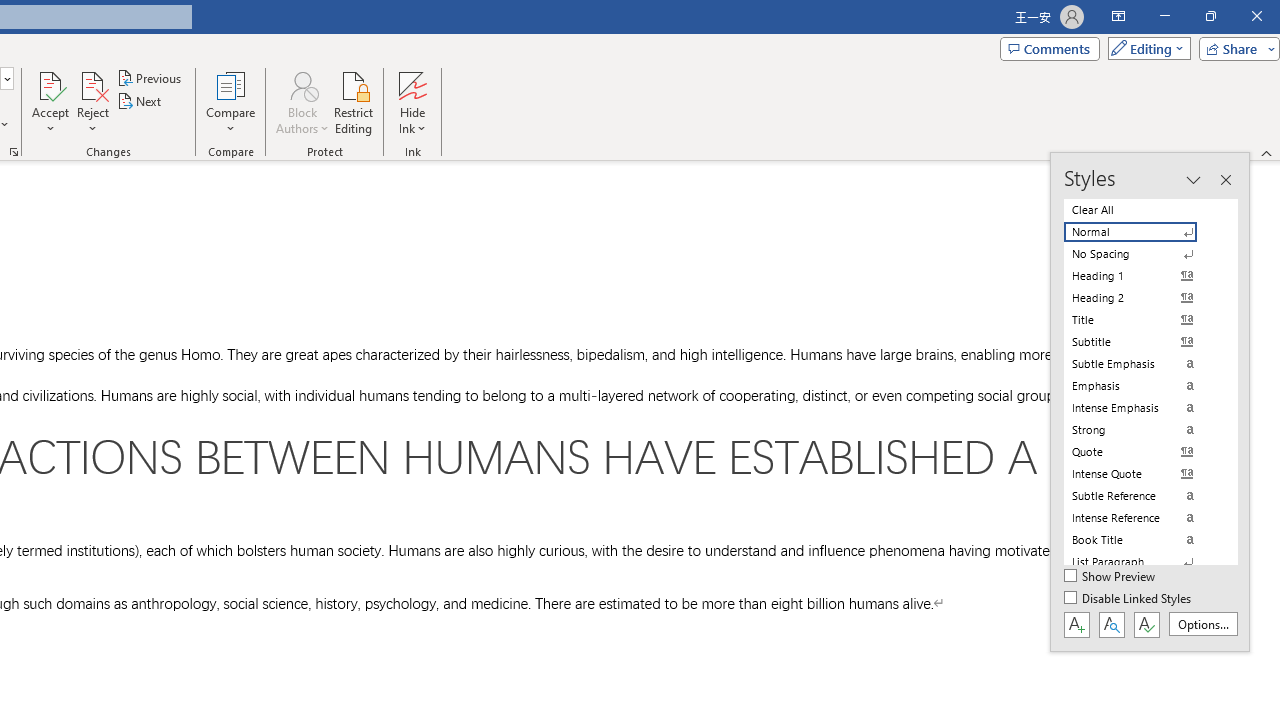 This screenshot has height=720, width=1280. I want to click on 'Reject and Move to Next', so click(91, 84).